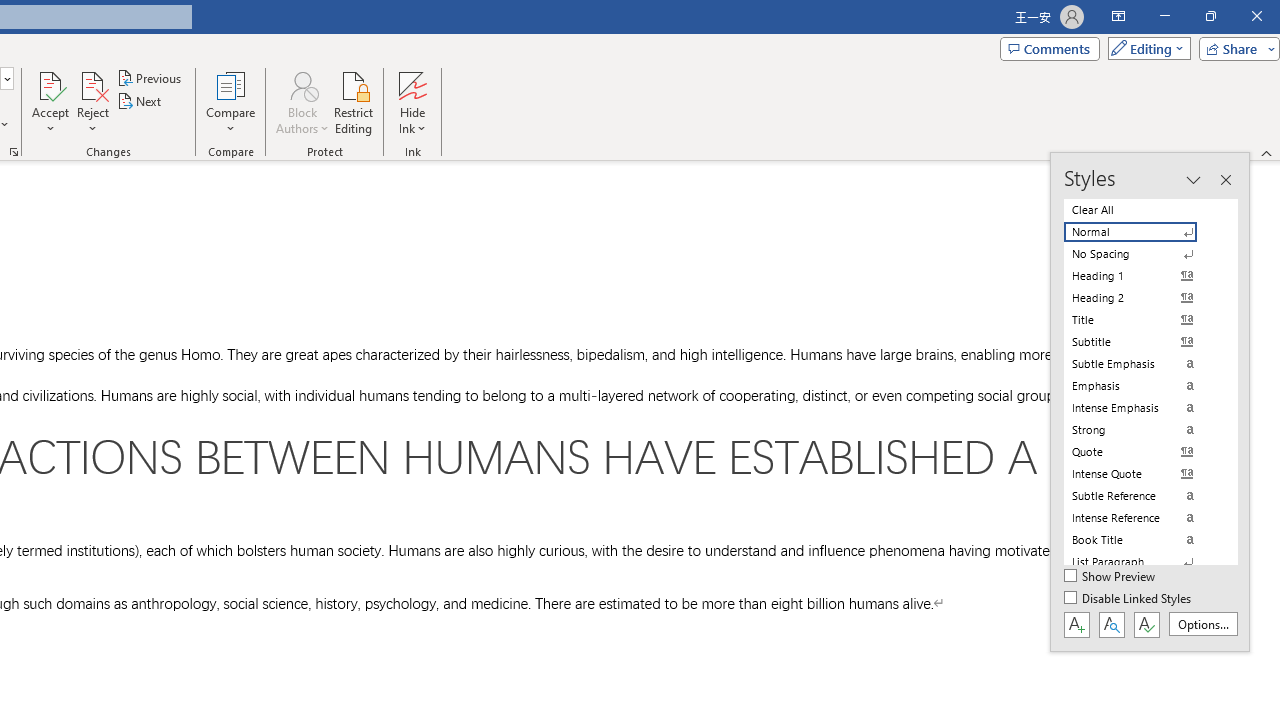 This screenshot has height=720, width=1280. I want to click on 'Reject and Move to Next', so click(91, 84).